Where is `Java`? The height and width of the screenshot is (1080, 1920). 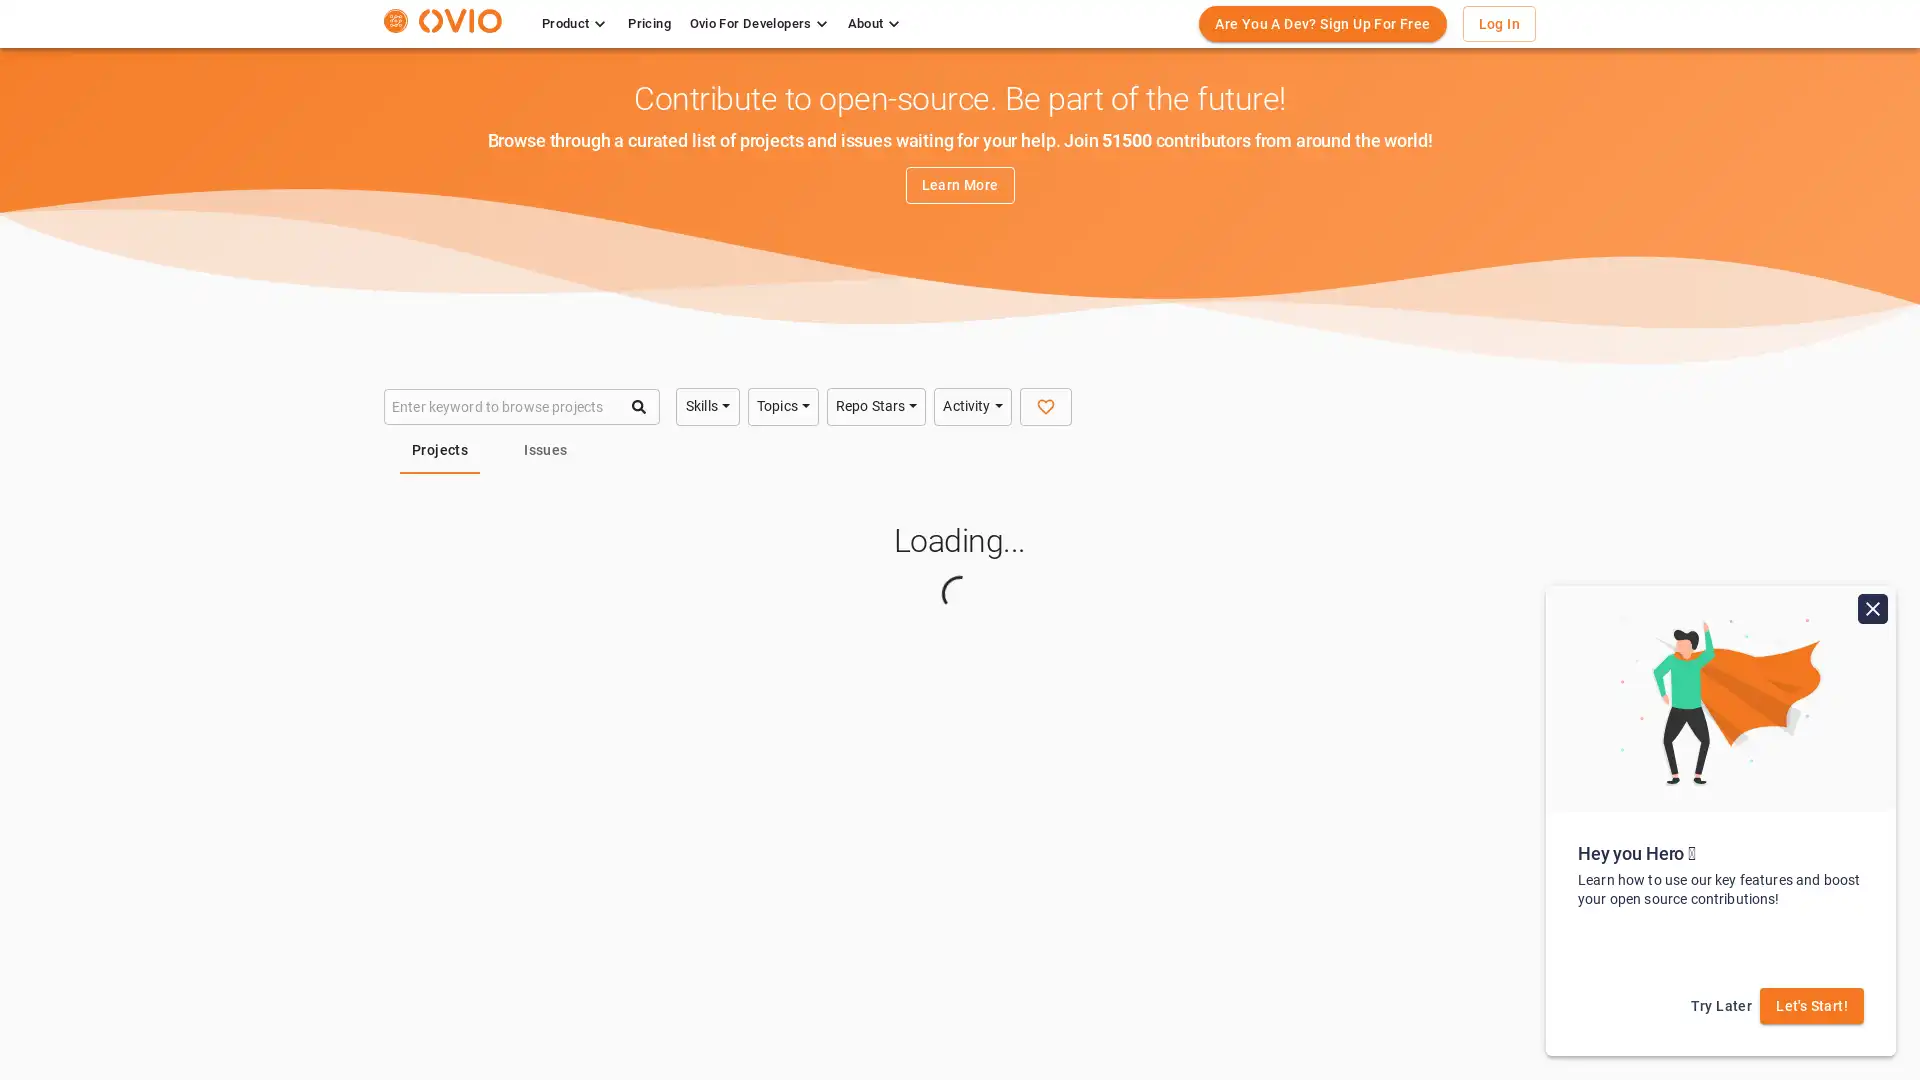 Java is located at coordinates (437, 854).